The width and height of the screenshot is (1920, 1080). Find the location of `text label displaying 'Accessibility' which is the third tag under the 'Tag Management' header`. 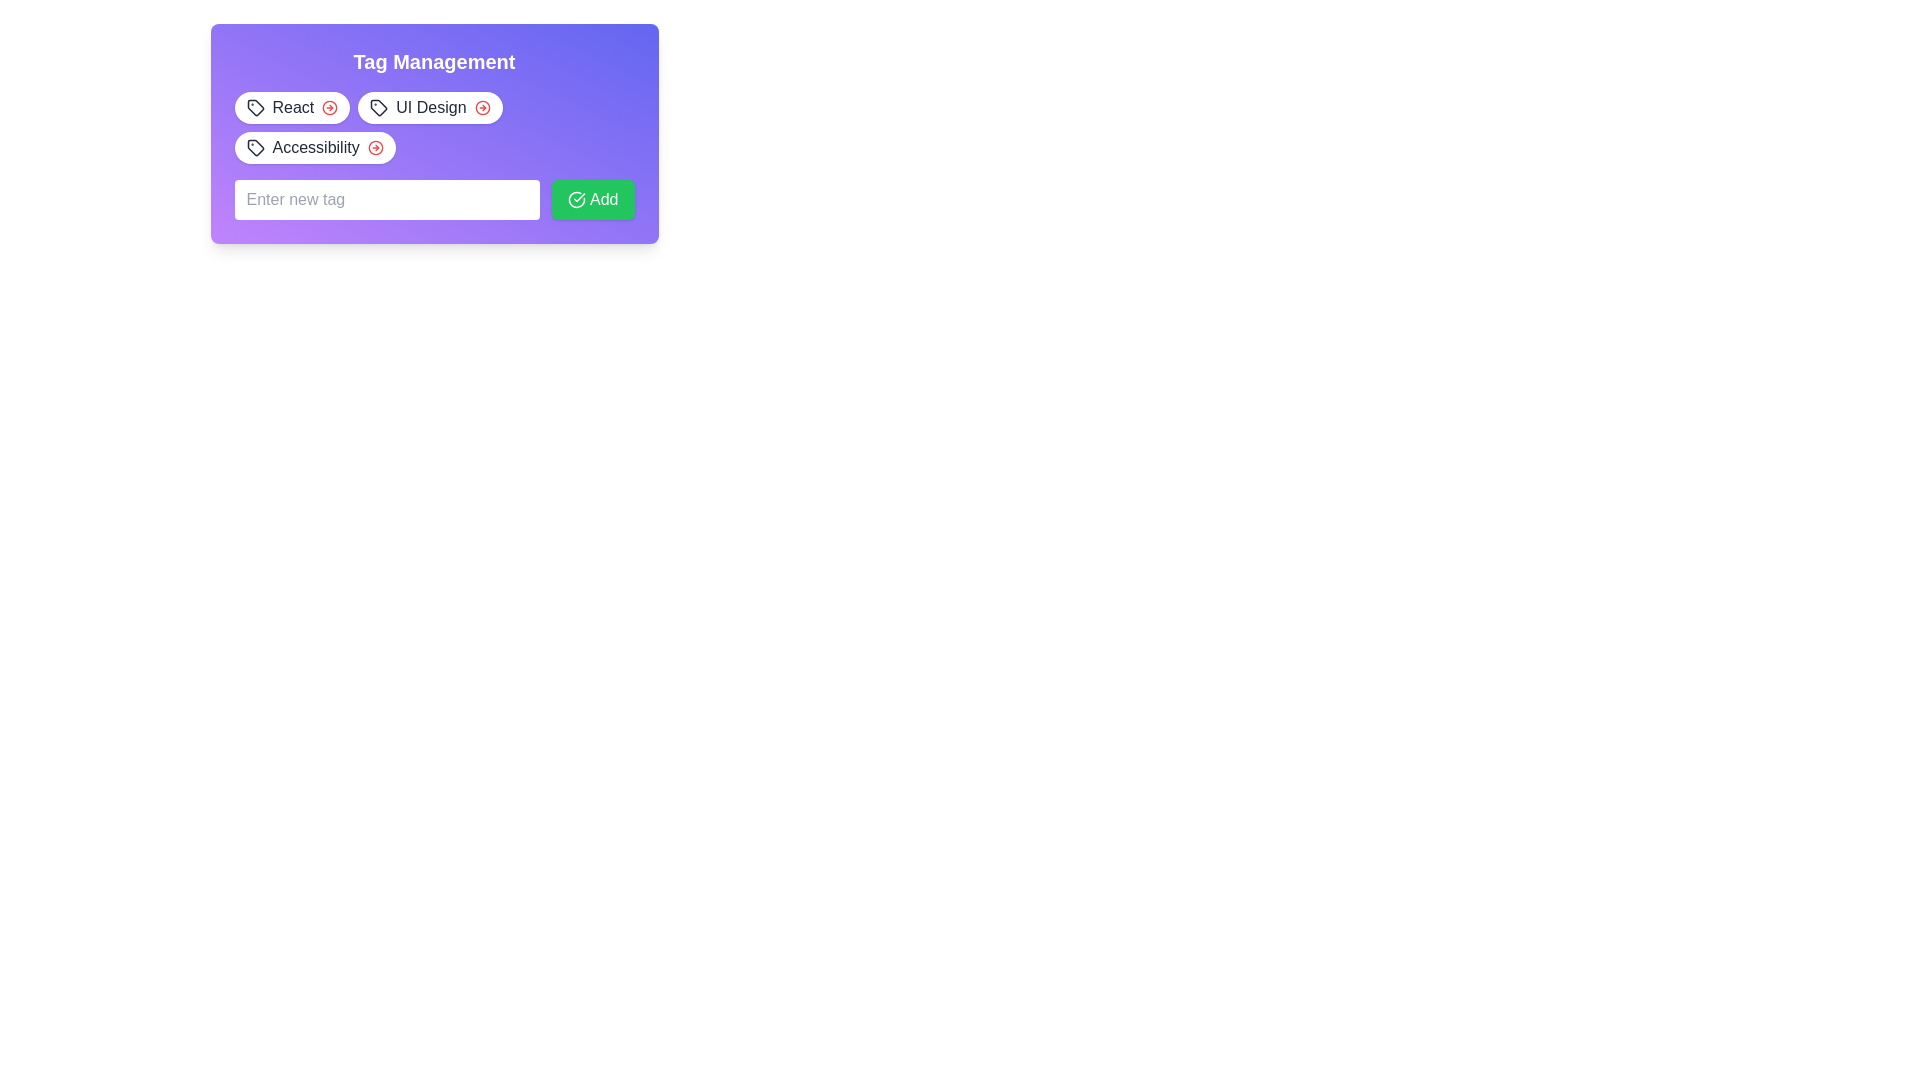

text label displaying 'Accessibility' which is the third tag under the 'Tag Management' header is located at coordinates (315, 146).